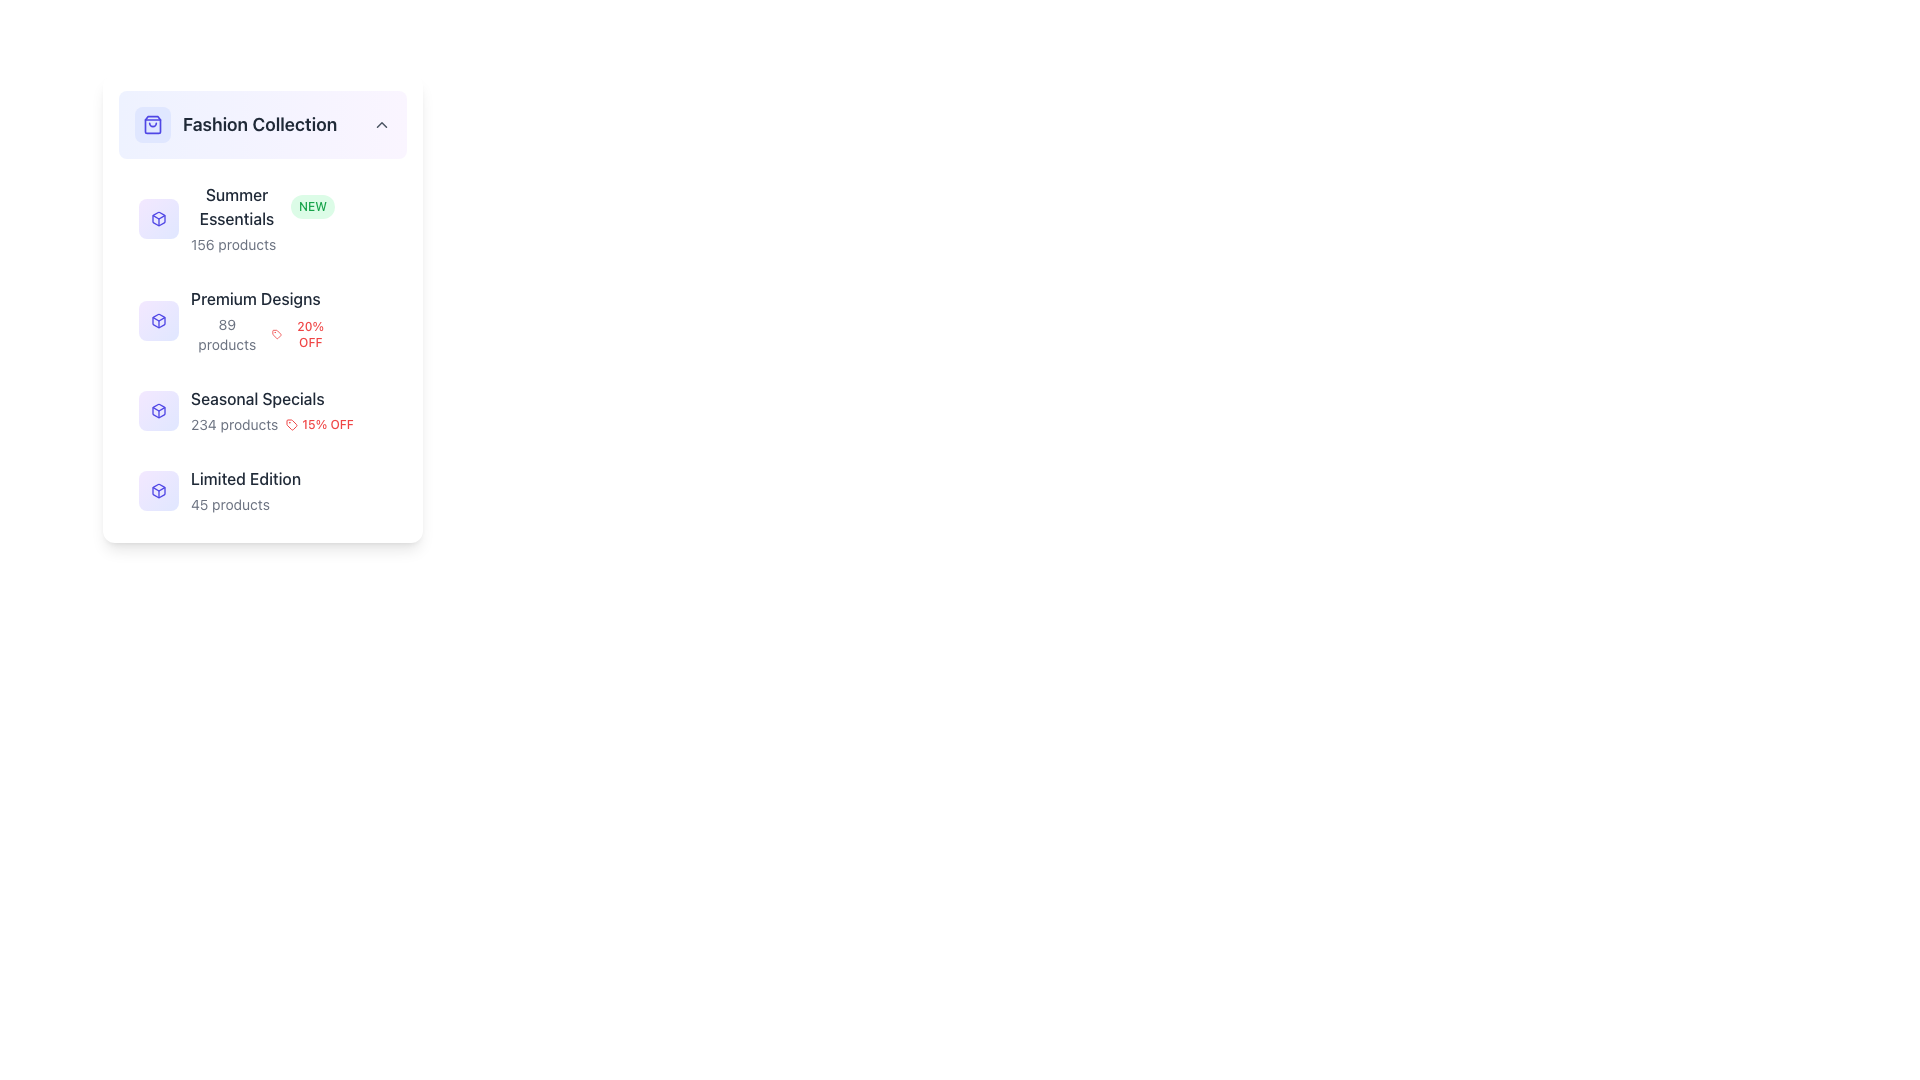 This screenshot has height=1080, width=1920. I want to click on the small, square-shaped shopping bag icon with an indigo outline located at the top-left corner of the 'Fashion Collection' card, so click(152, 124).